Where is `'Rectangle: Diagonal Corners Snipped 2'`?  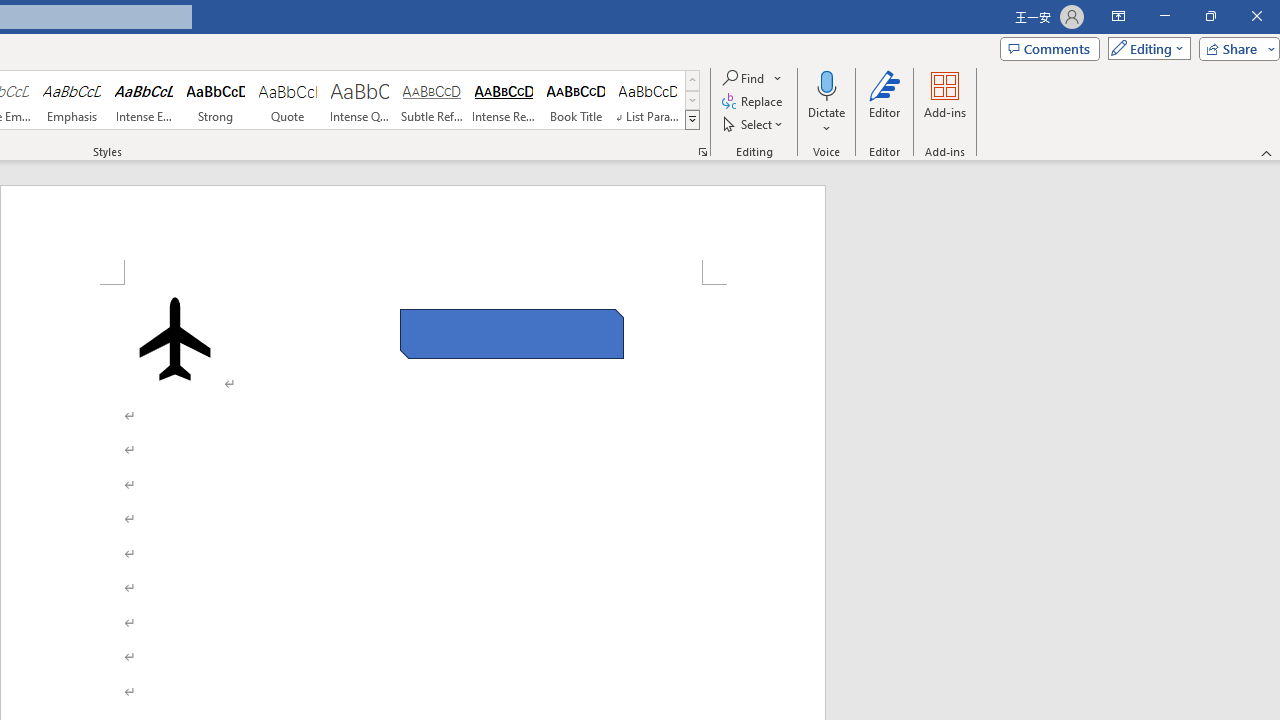 'Rectangle: Diagonal Corners Snipped 2' is located at coordinates (512, 333).